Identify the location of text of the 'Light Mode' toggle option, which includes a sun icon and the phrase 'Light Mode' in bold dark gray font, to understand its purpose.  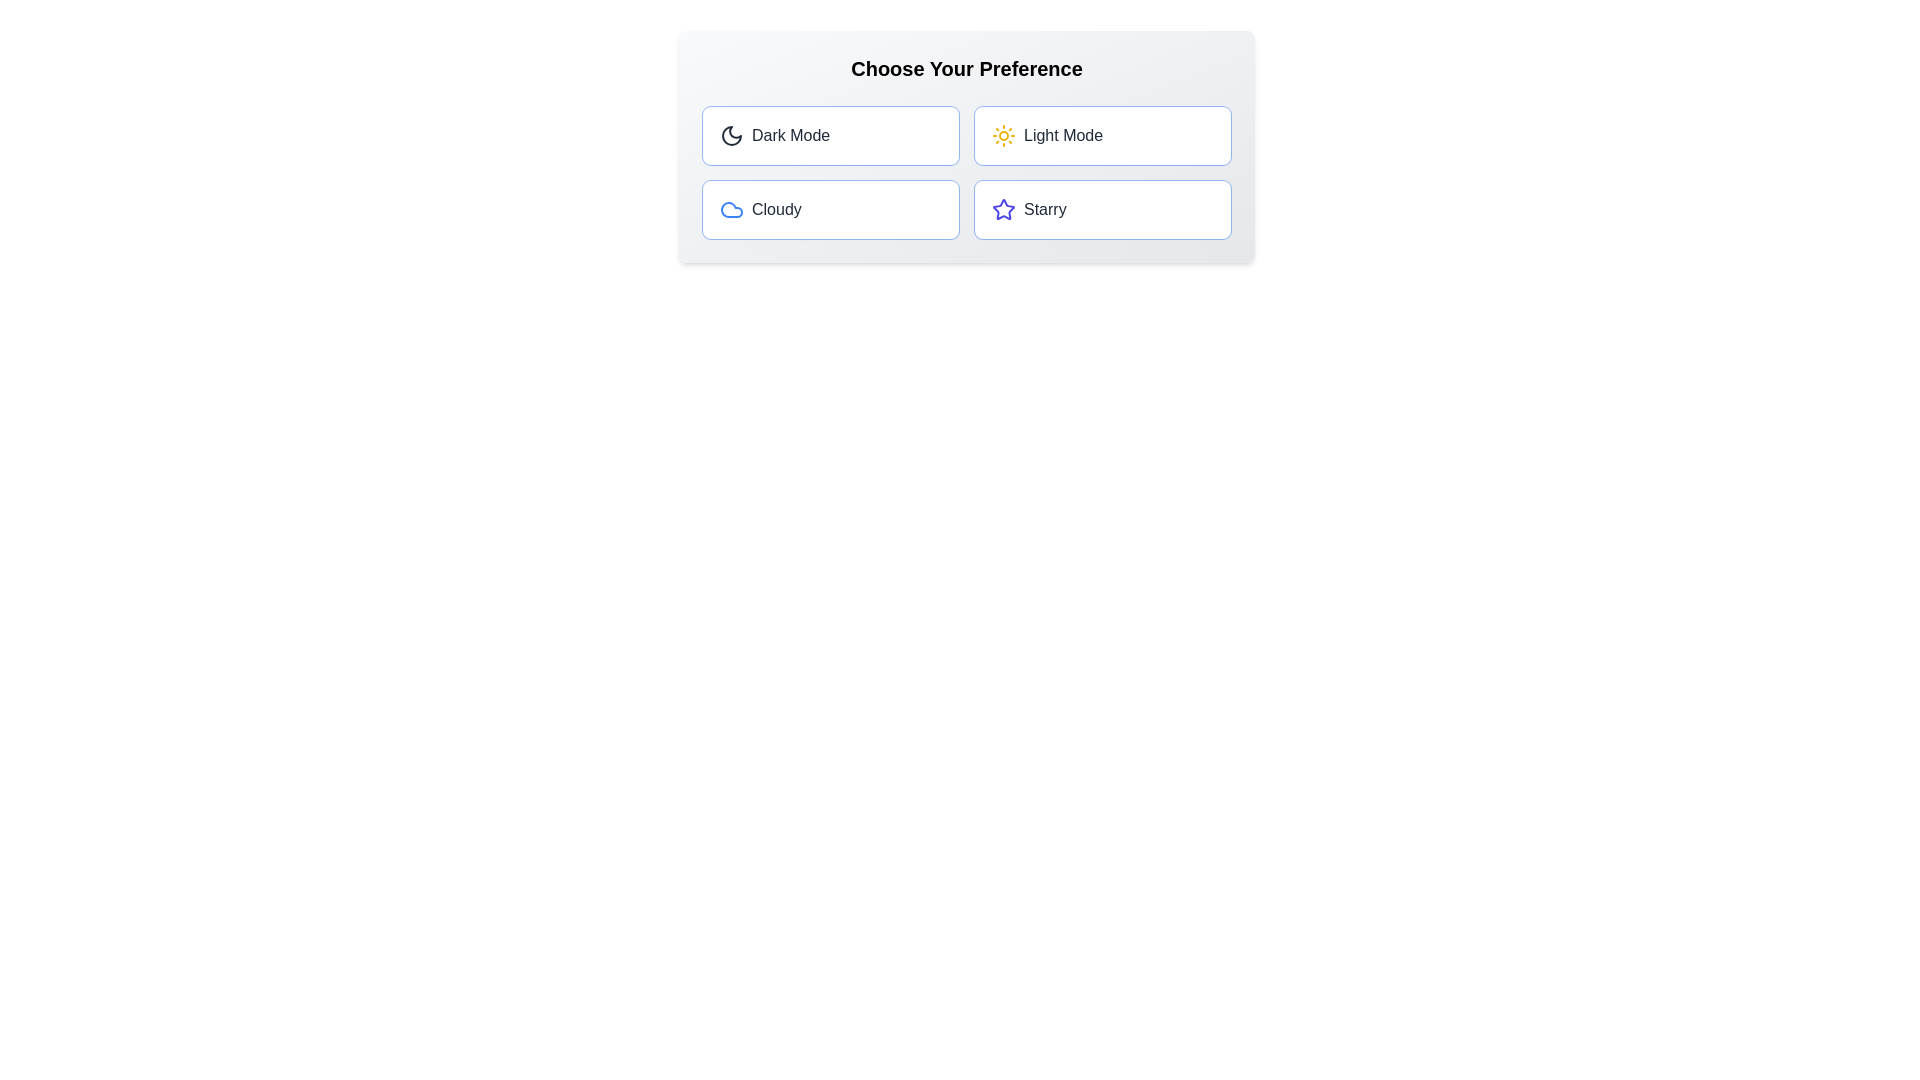
(1046, 135).